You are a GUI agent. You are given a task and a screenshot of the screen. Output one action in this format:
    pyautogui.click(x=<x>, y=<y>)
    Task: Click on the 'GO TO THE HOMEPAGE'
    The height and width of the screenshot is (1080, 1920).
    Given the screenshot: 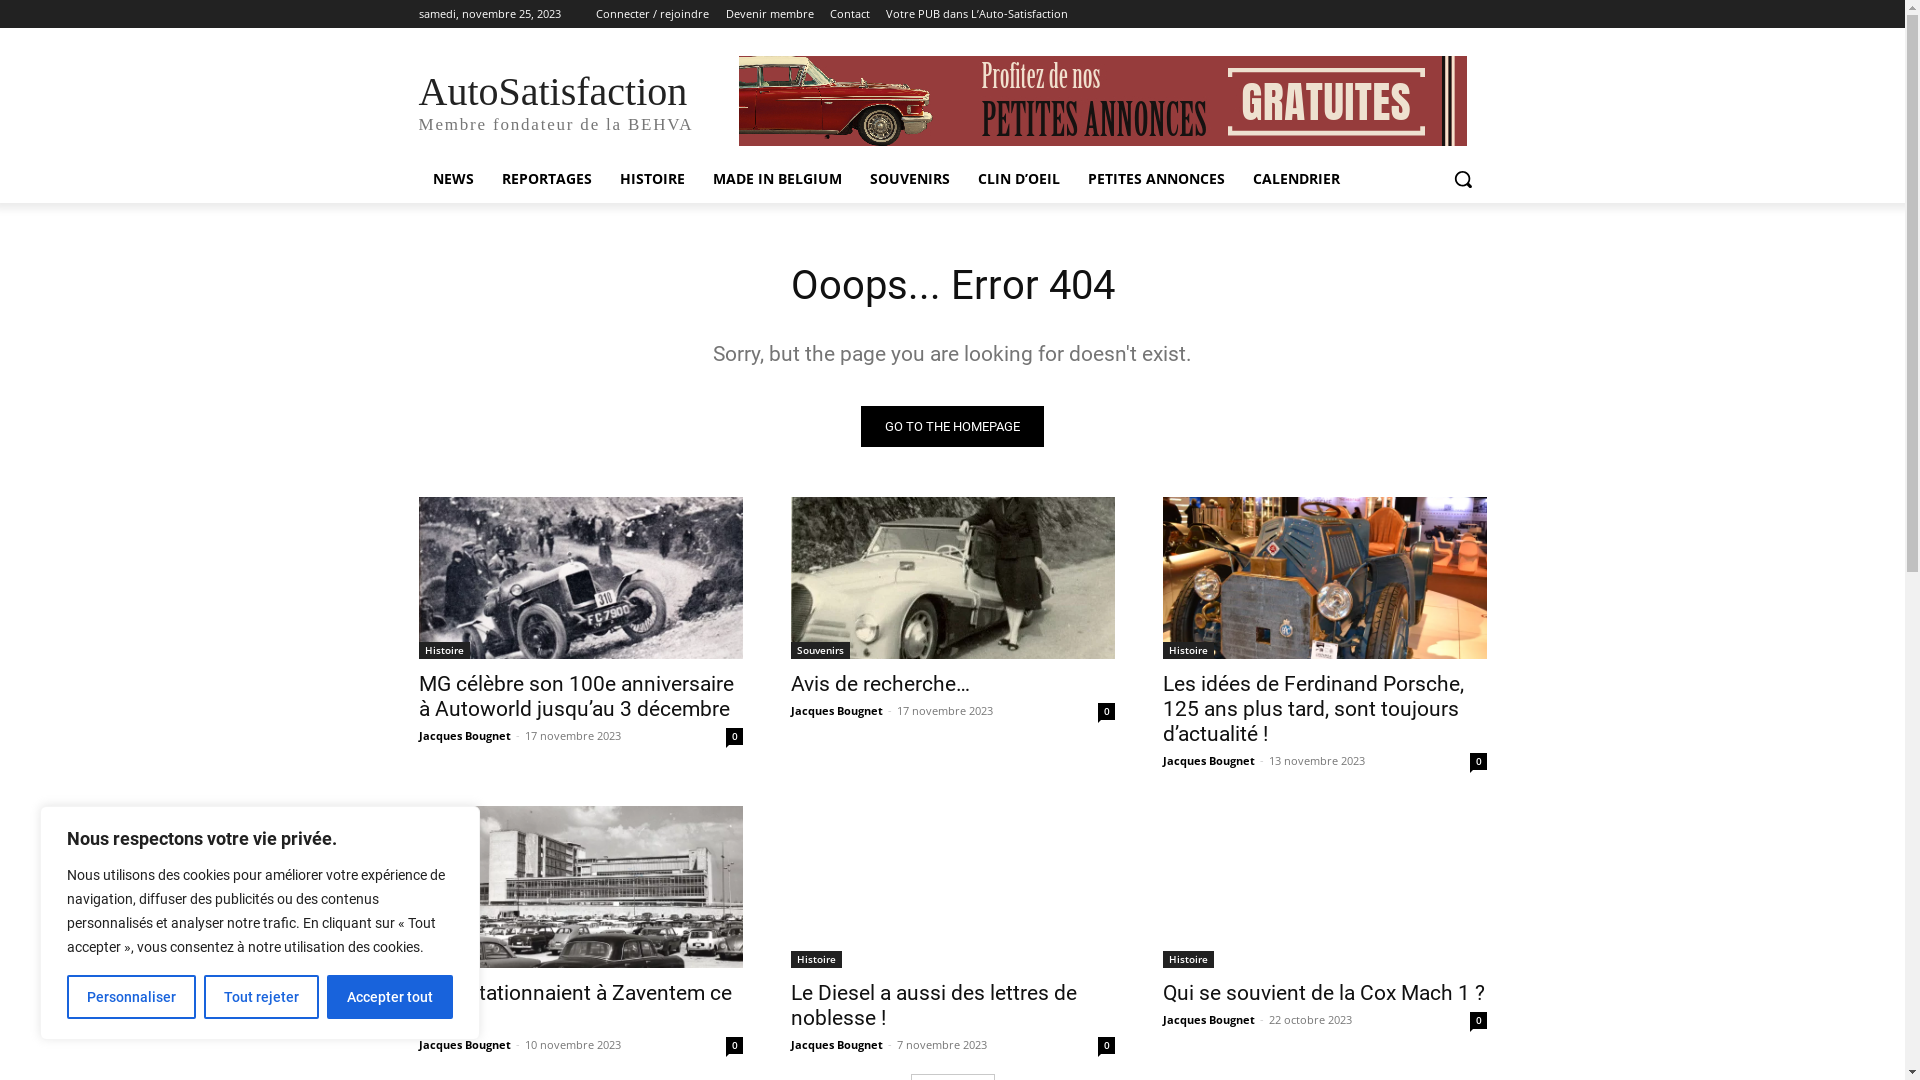 What is the action you would take?
    pyautogui.click(x=860, y=425)
    